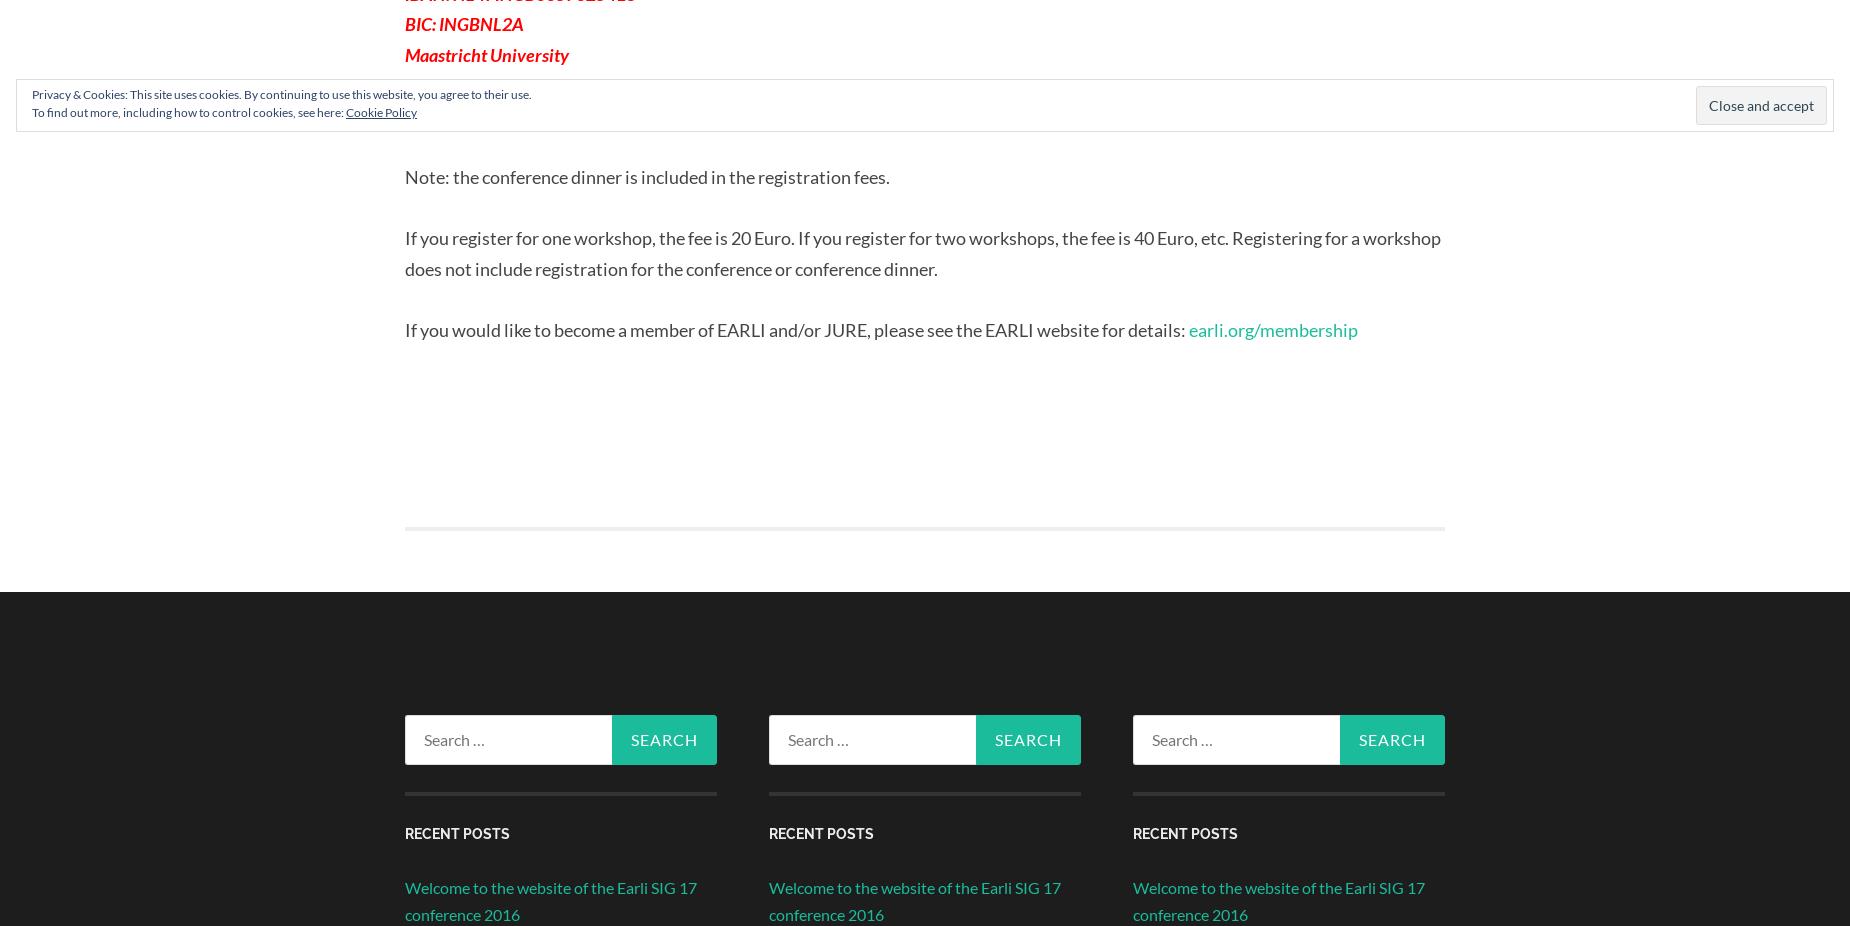 This screenshot has width=1850, height=926. Describe the element at coordinates (1272, 330) in the screenshot. I see `'earli.org/membership'` at that location.